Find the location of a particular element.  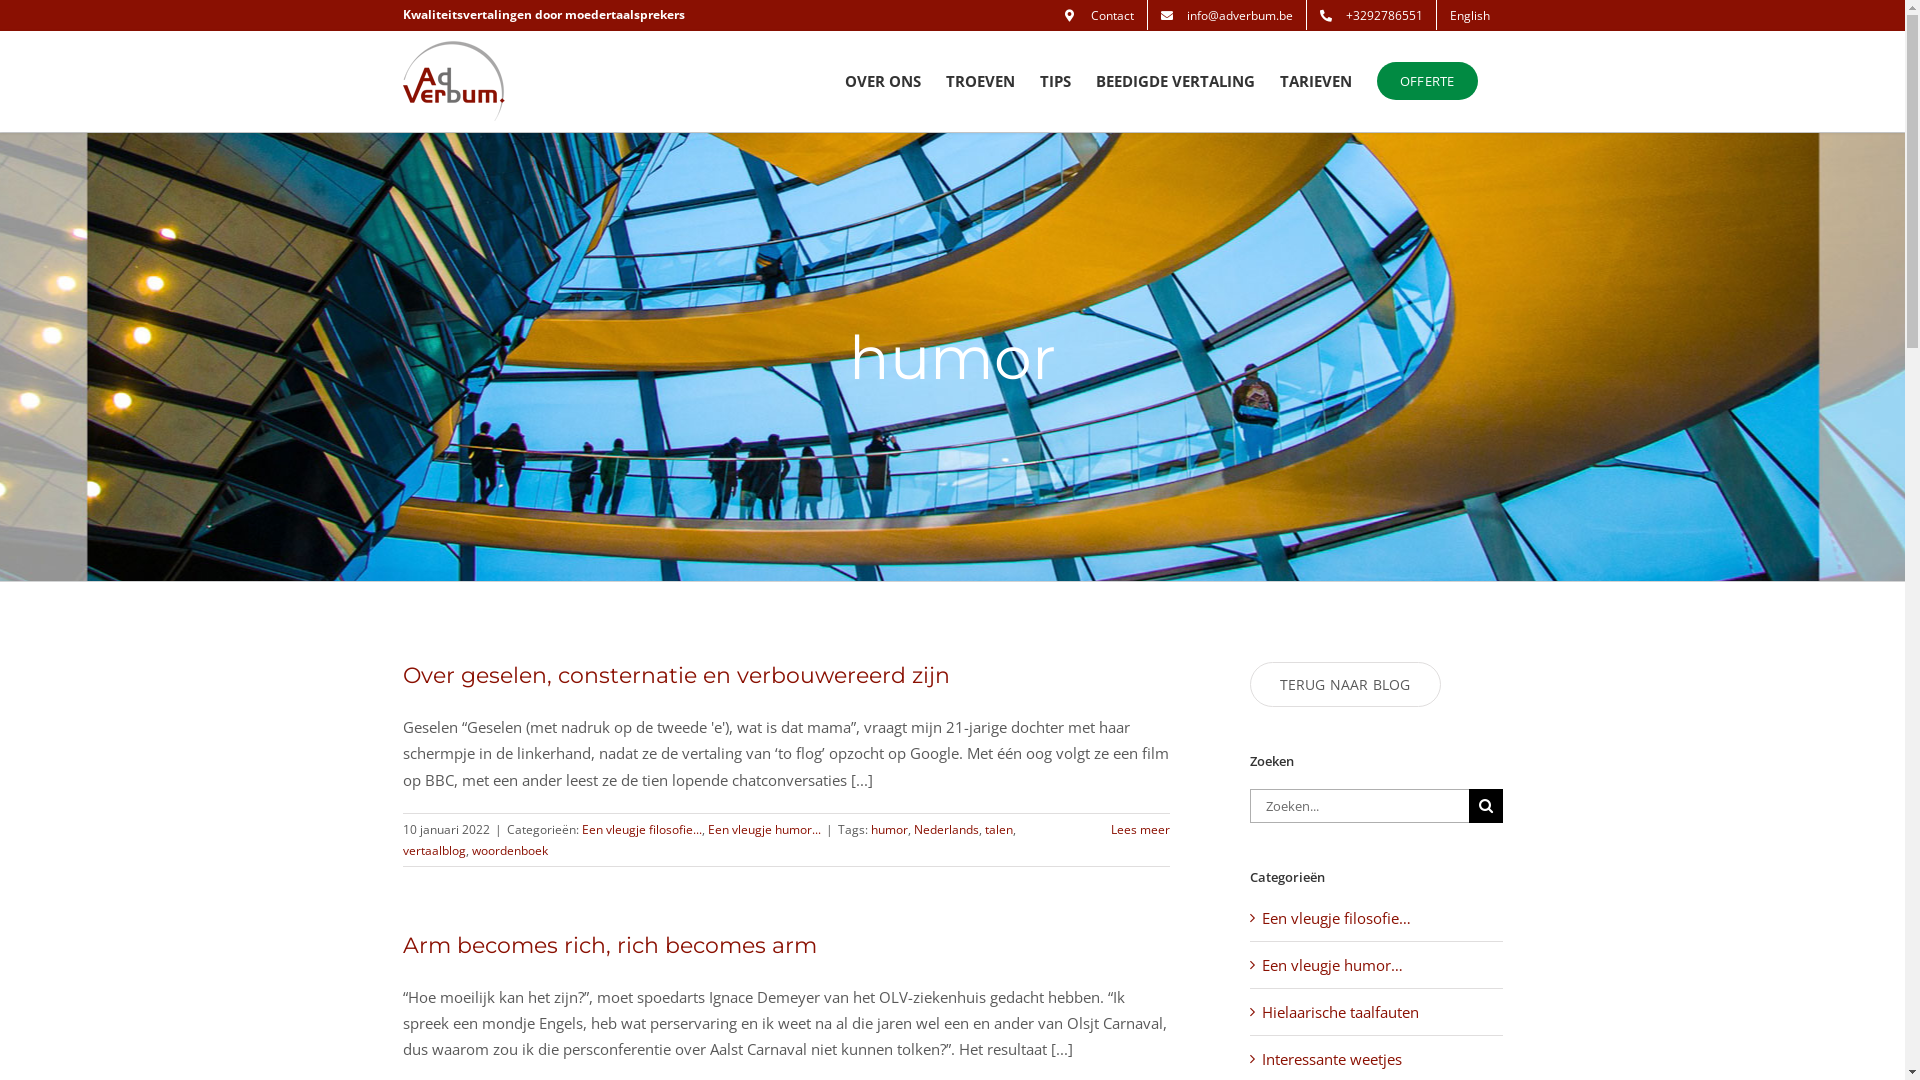

'Interessante weetjes' is located at coordinates (1376, 1058).